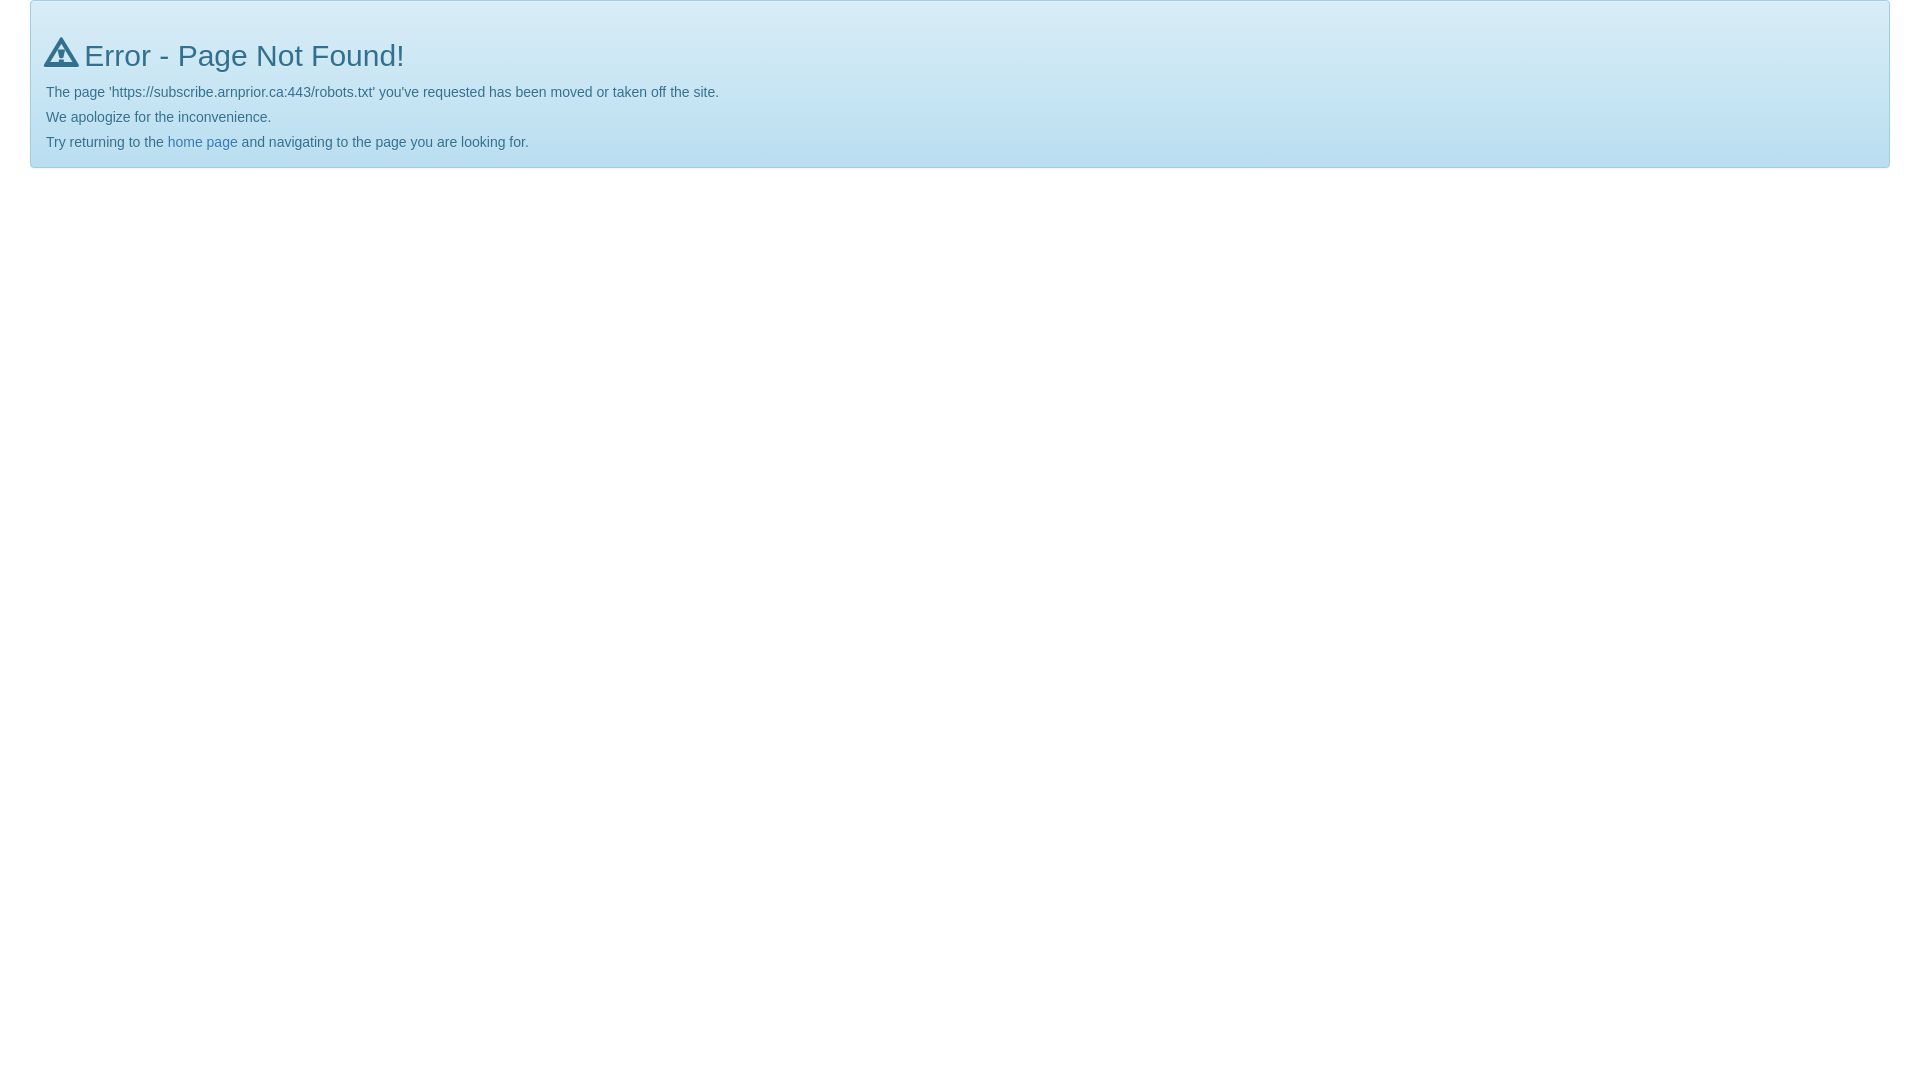  Describe the element at coordinates (168, 141) in the screenshot. I see `'home page'` at that location.